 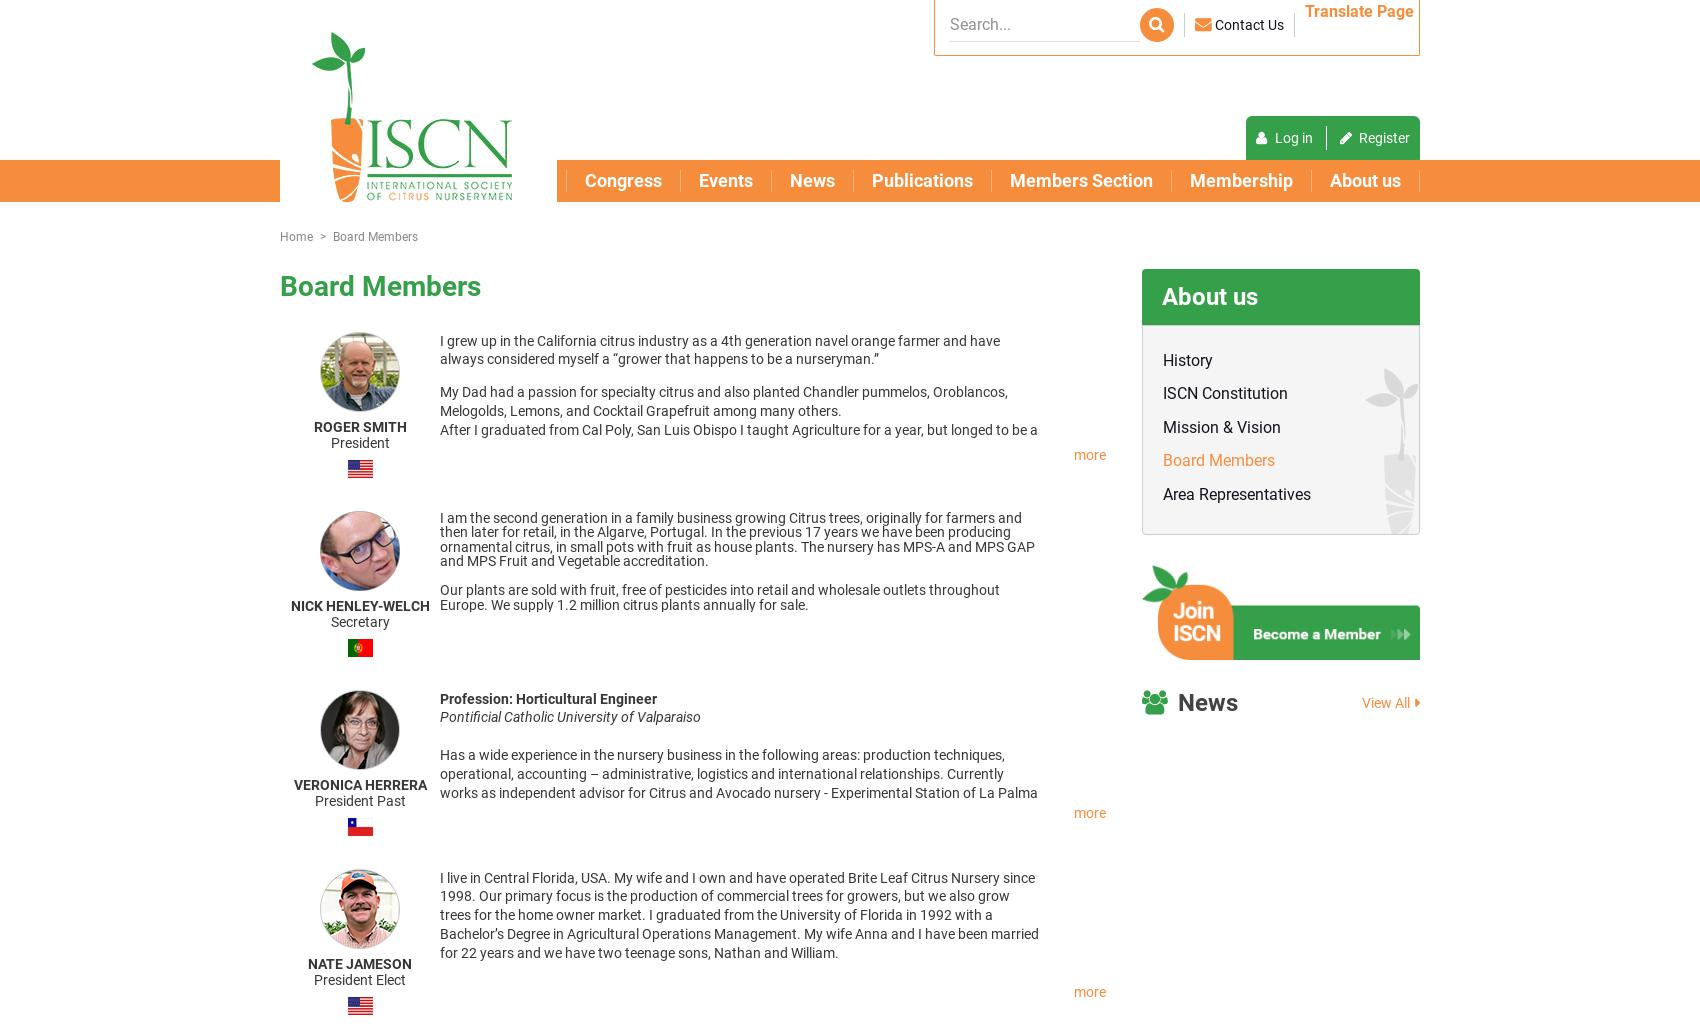 What do you see at coordinates (719, 349) in the screenshot?
I see `'I grew up in the California citrus industry as a 4th generation navel orange farmer and have always considered myself a “grower that happens to be a nurseryman.”'` at bounding box center [719, 349].